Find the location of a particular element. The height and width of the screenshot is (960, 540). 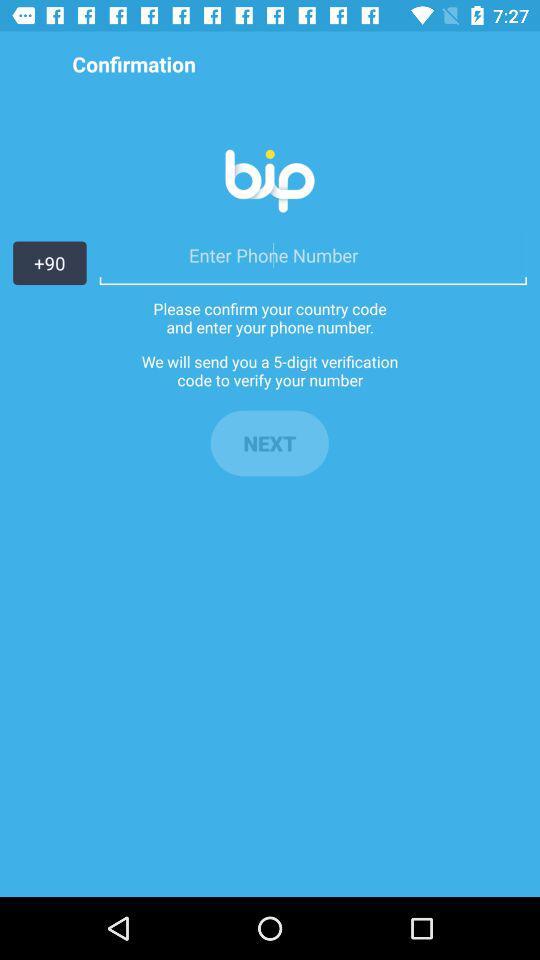

the +90 icon is located at coordinates (49, 262).